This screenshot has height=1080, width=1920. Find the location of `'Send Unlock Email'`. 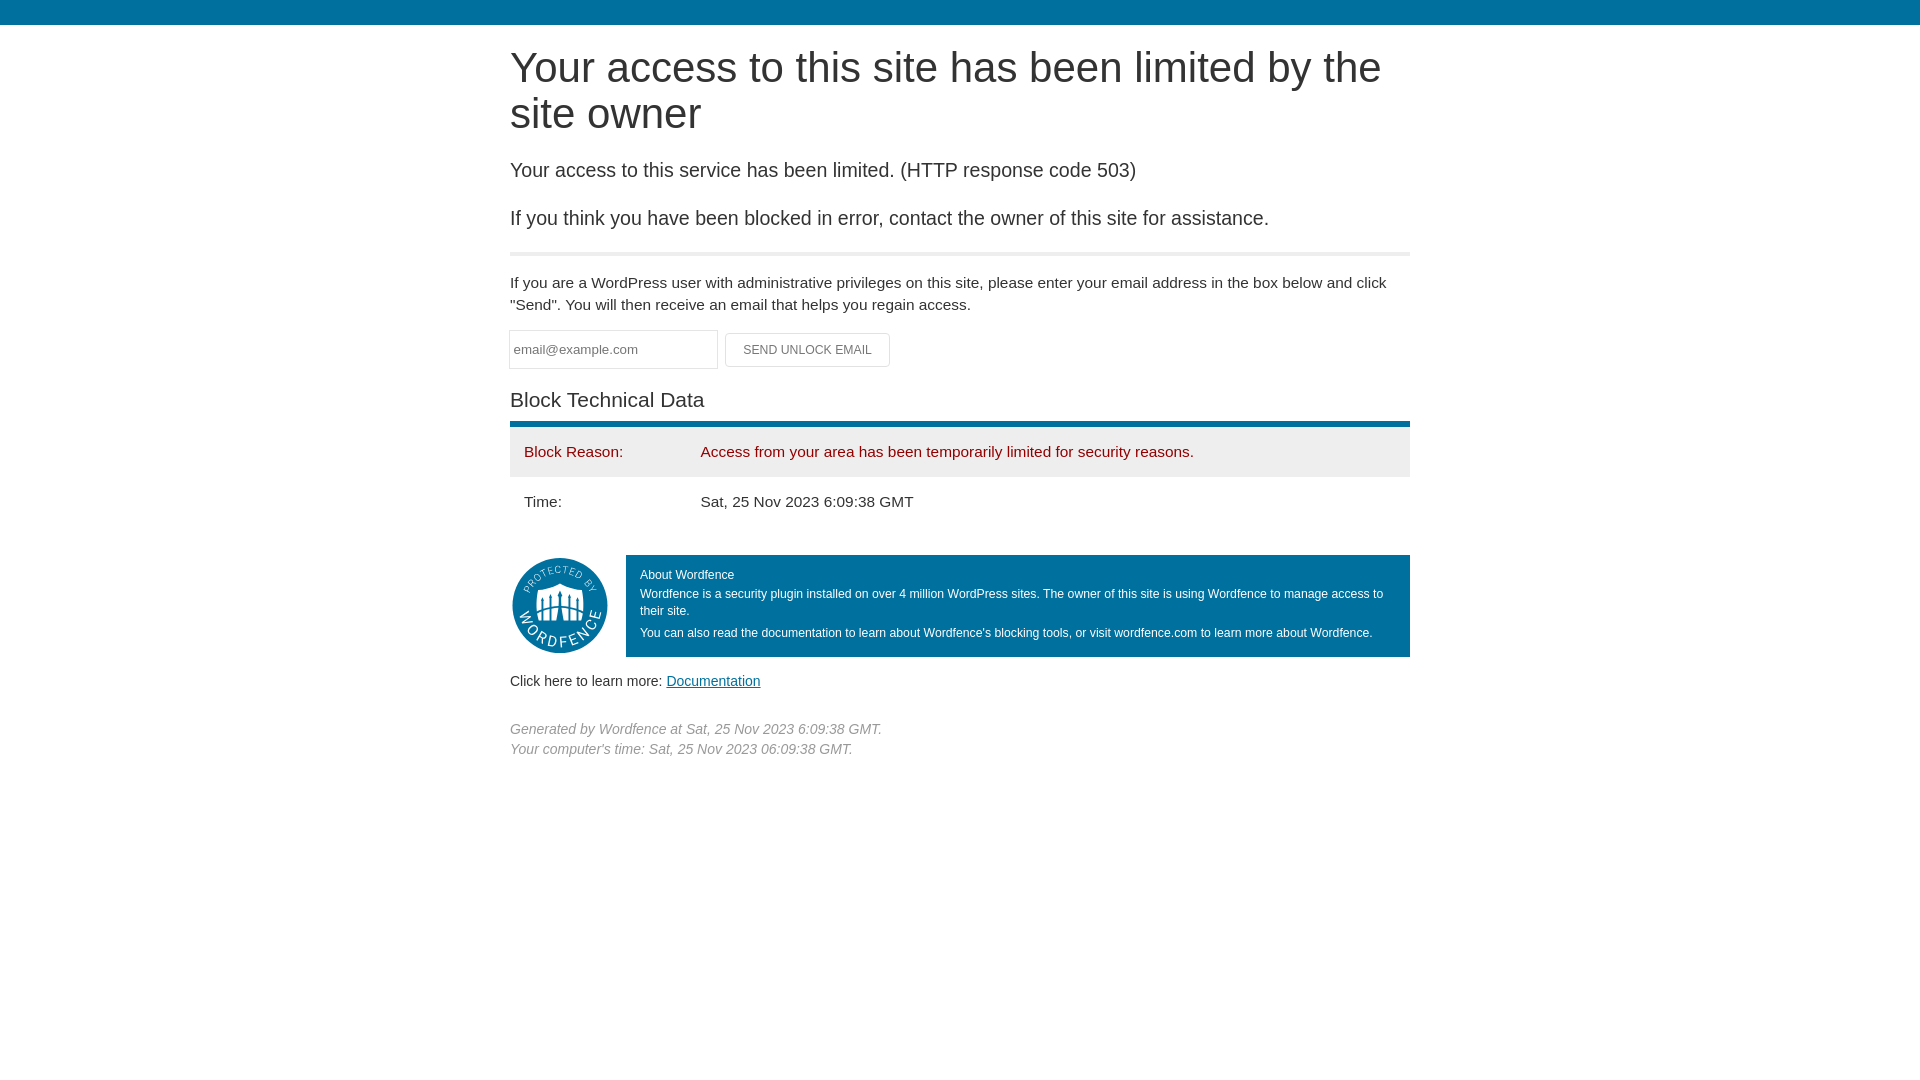

'Send Unlock Email' is located at coordinates (807, 349).